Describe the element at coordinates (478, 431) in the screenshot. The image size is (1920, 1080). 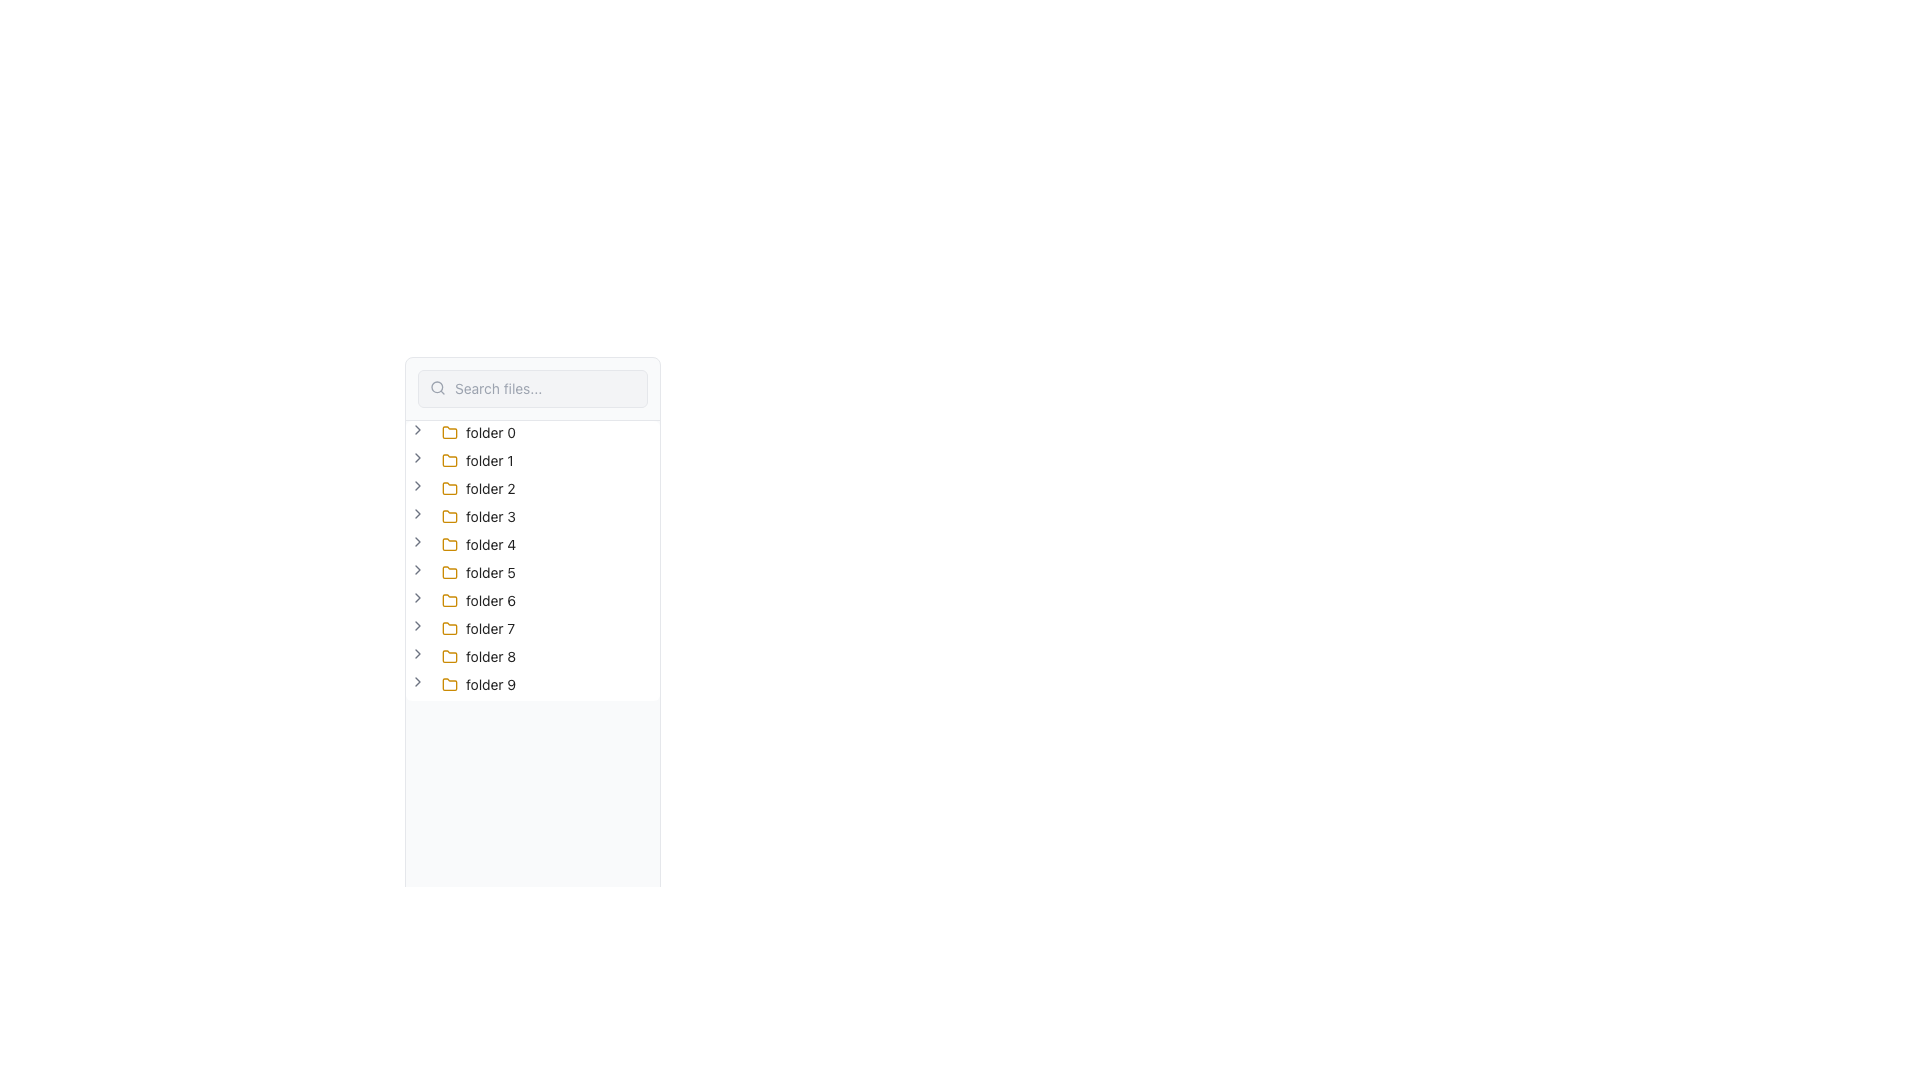
I see `the folder labeled 'folder 0'` at that location.